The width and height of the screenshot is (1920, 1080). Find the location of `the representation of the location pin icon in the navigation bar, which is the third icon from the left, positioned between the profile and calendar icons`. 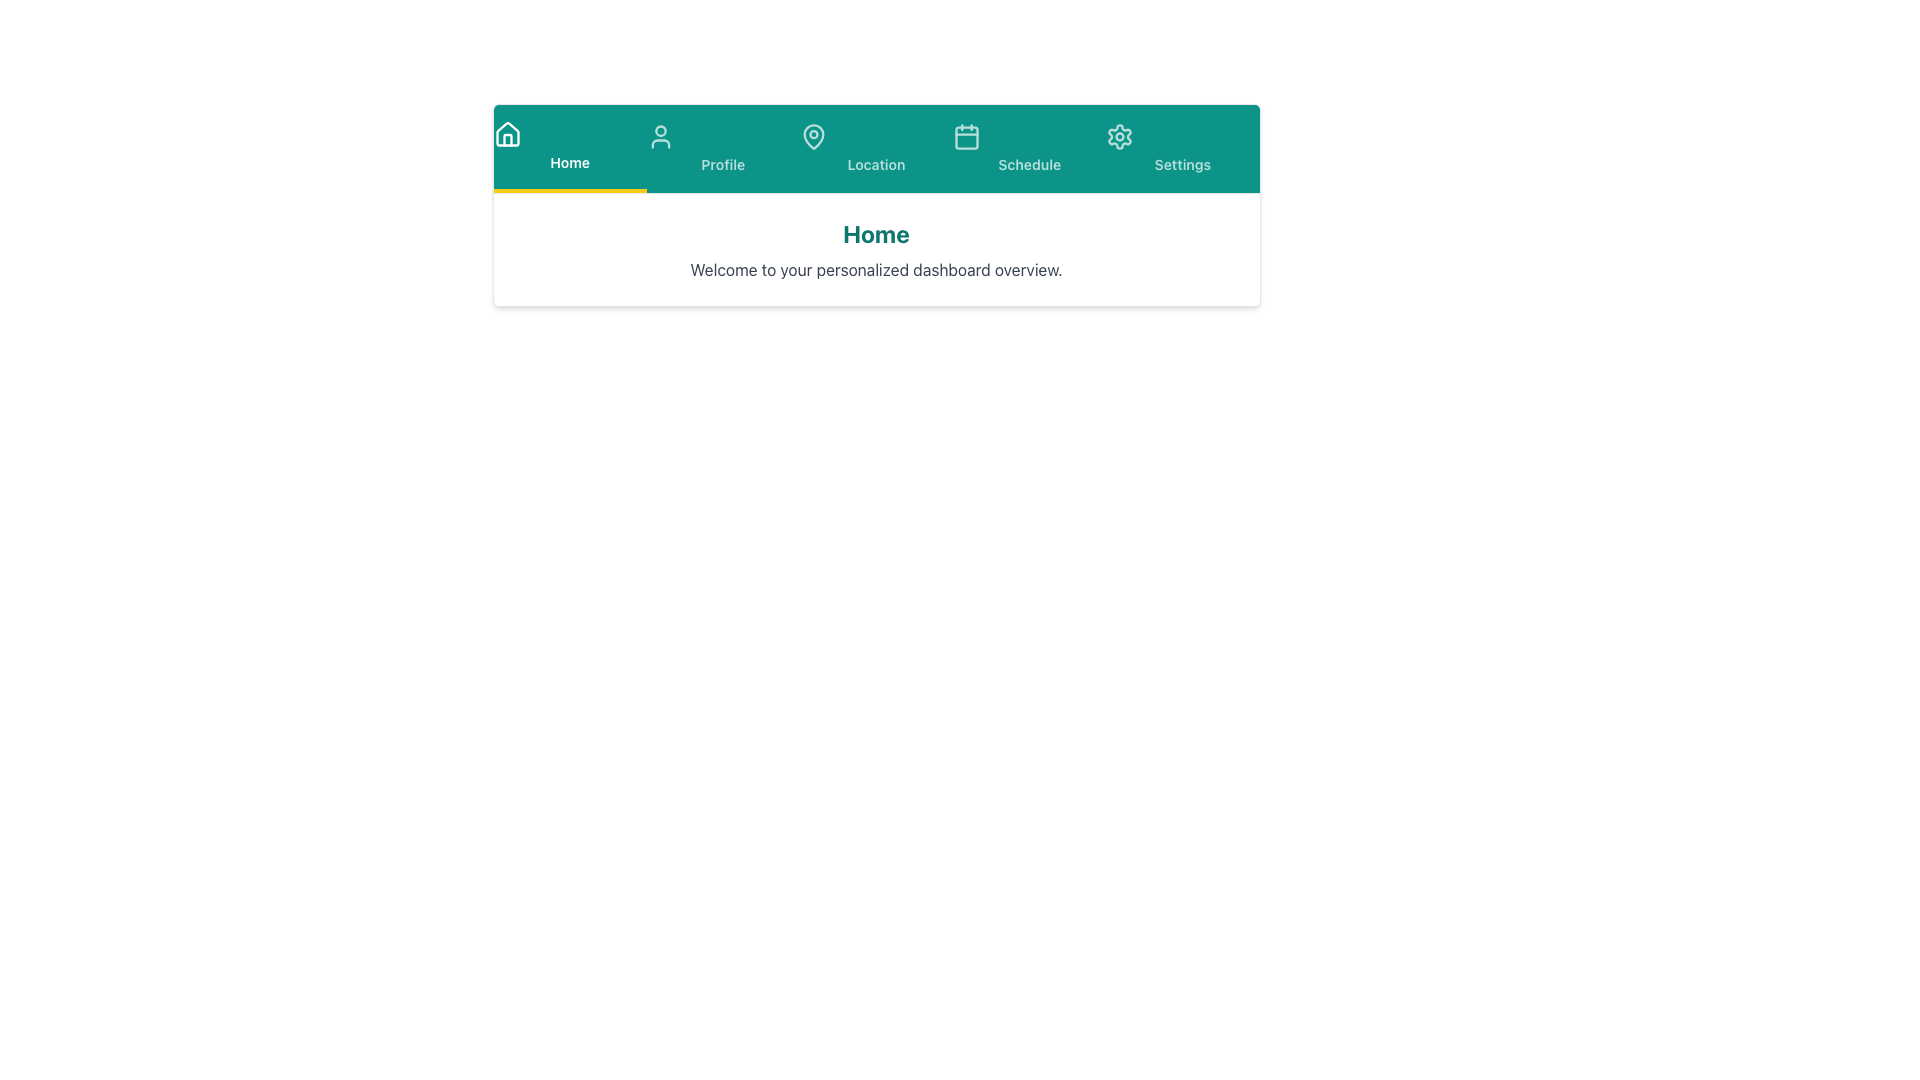

the representation of the location pin icon in the navigation bar, which is the third icon from the left, positioned between the profile and calendar icons is located at coordinates (813, 136).